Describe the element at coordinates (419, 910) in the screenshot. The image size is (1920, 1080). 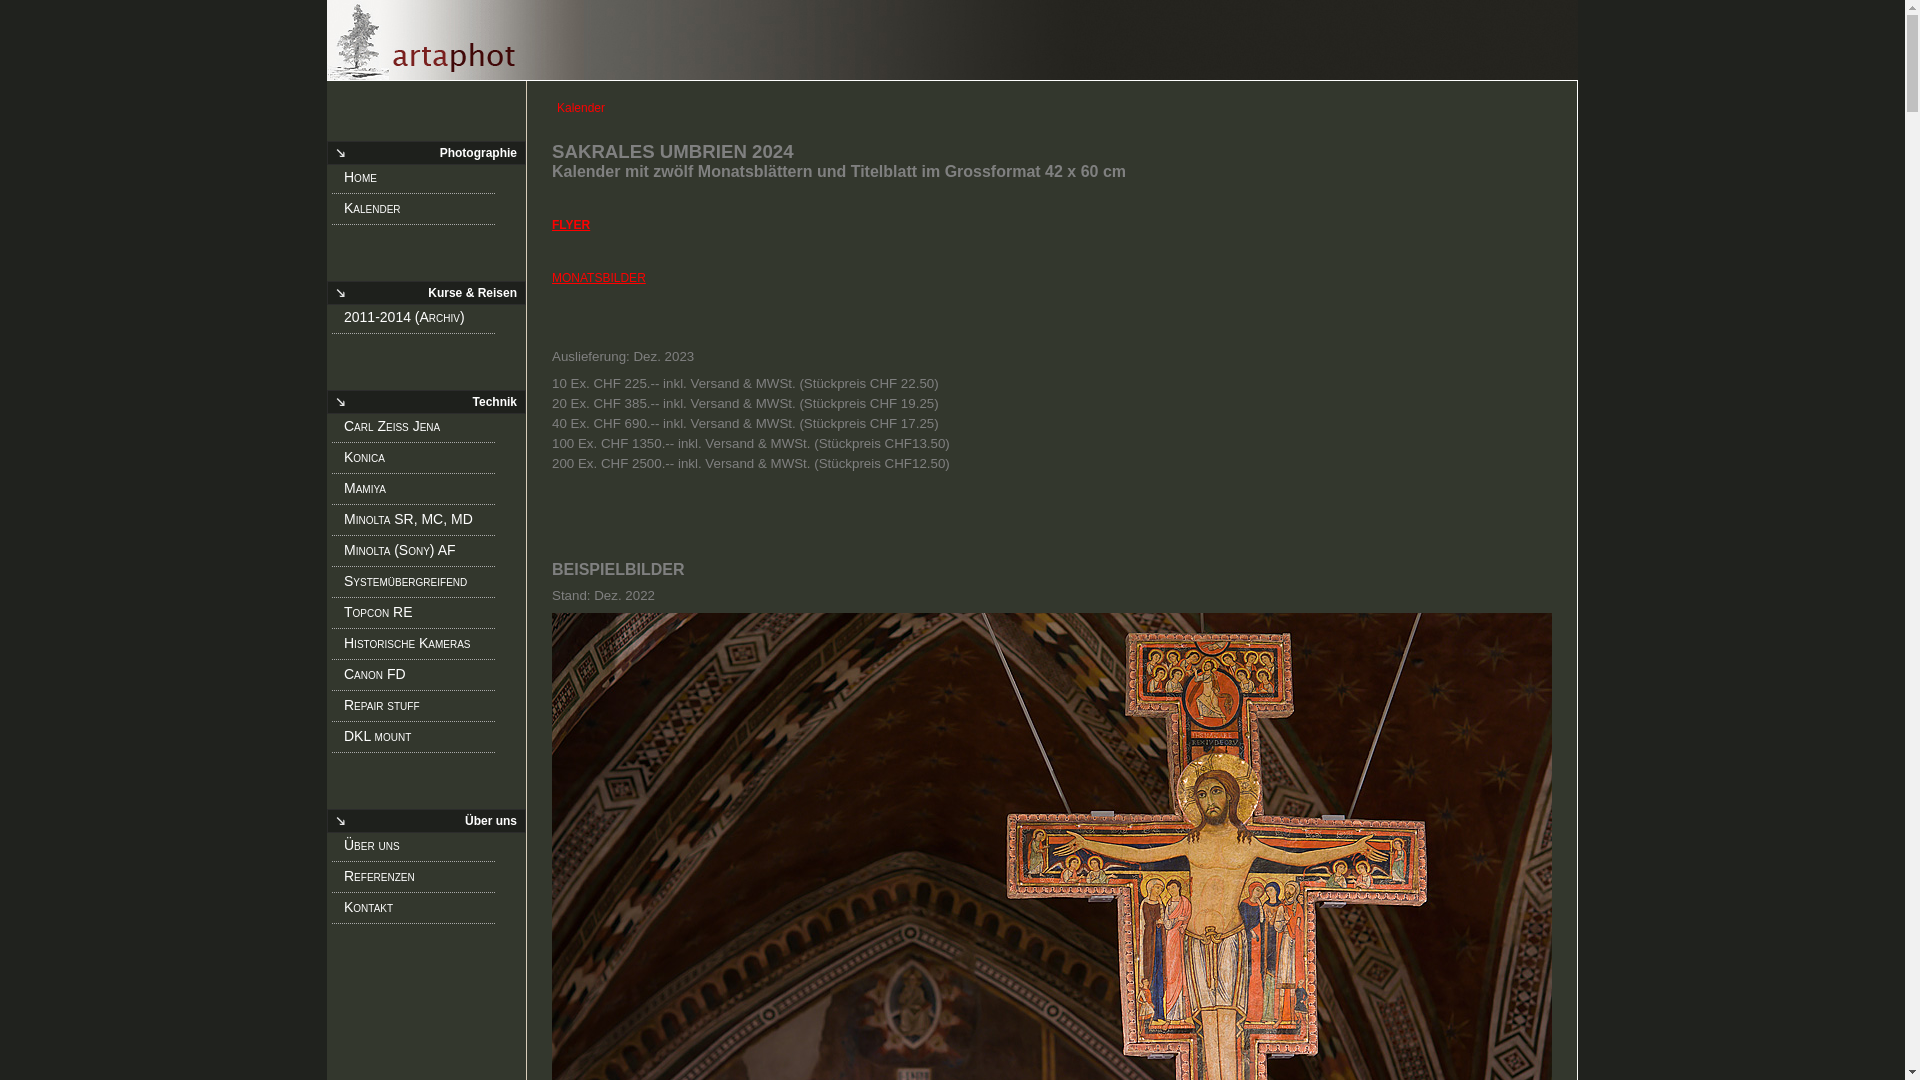
I see `'Kontakt'` at that location.